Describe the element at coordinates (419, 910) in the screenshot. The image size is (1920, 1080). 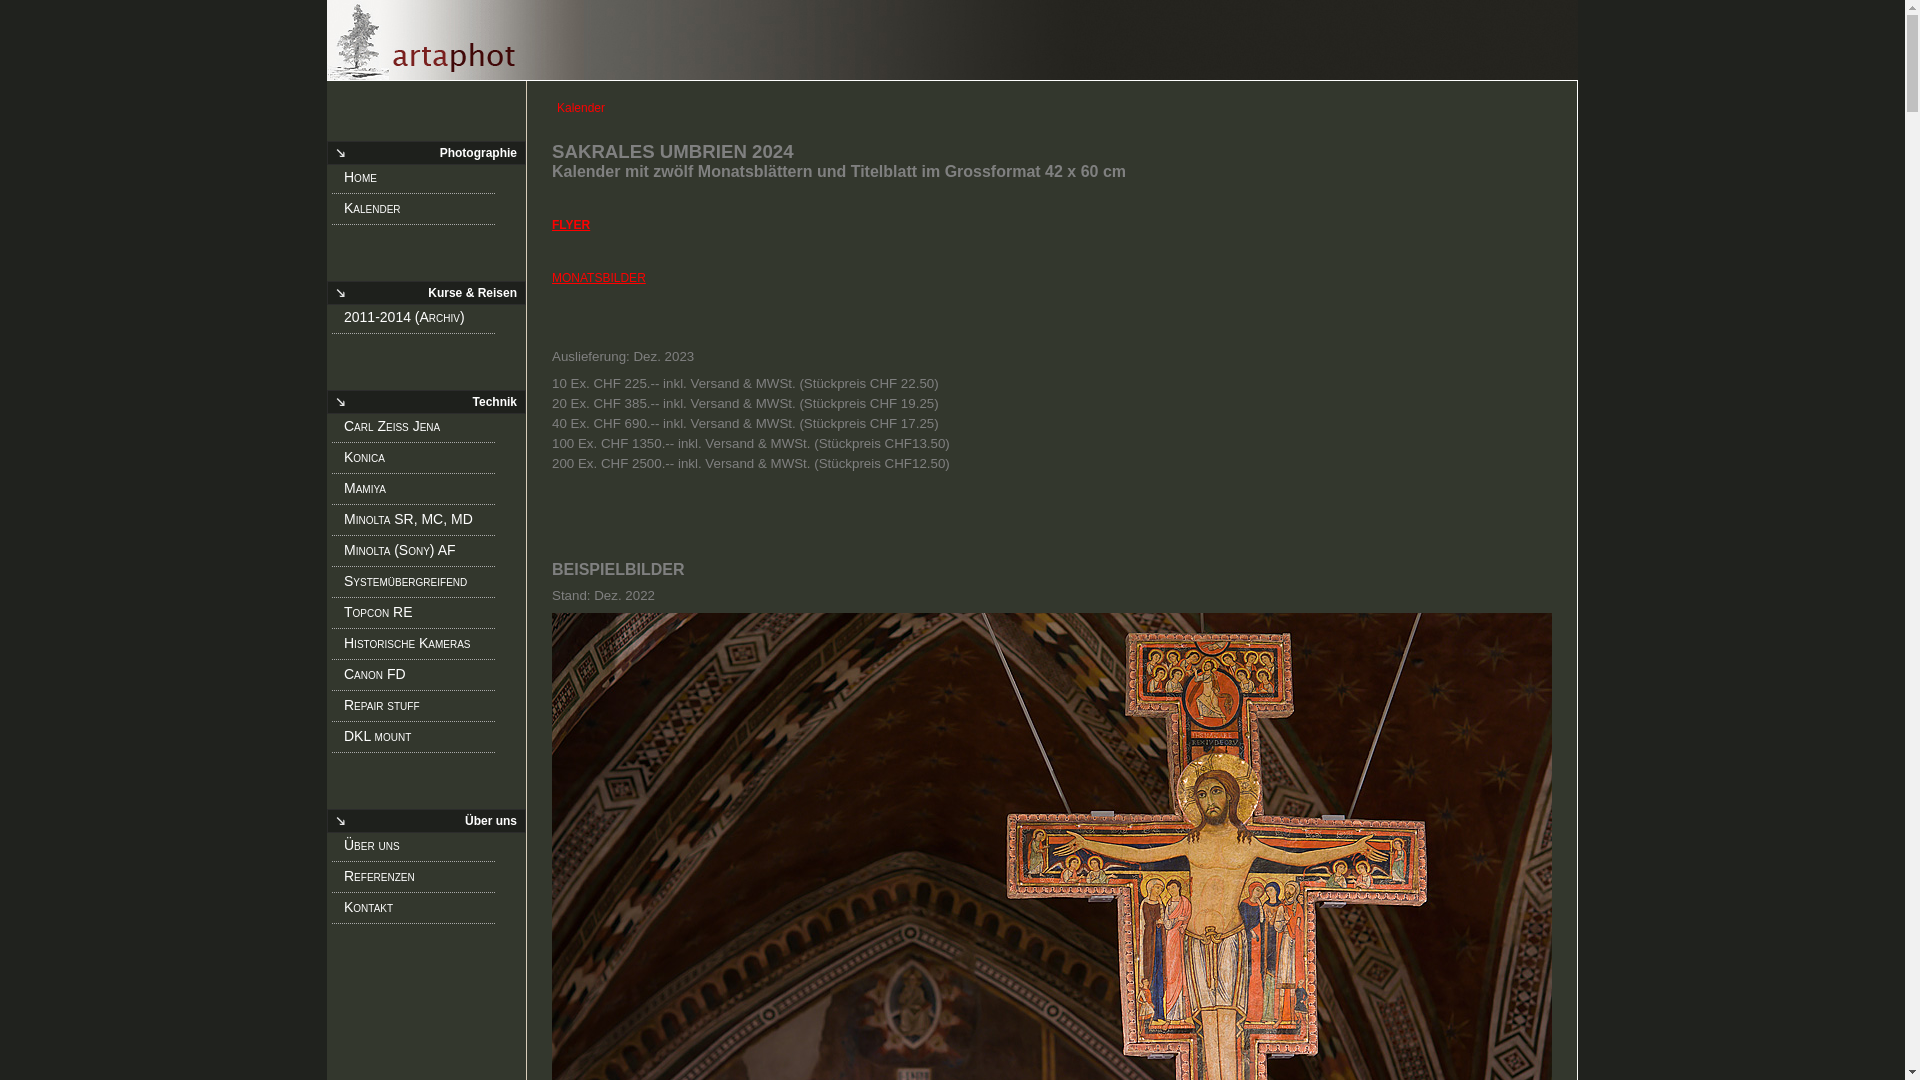
I see `'Kontakt'` at that location.